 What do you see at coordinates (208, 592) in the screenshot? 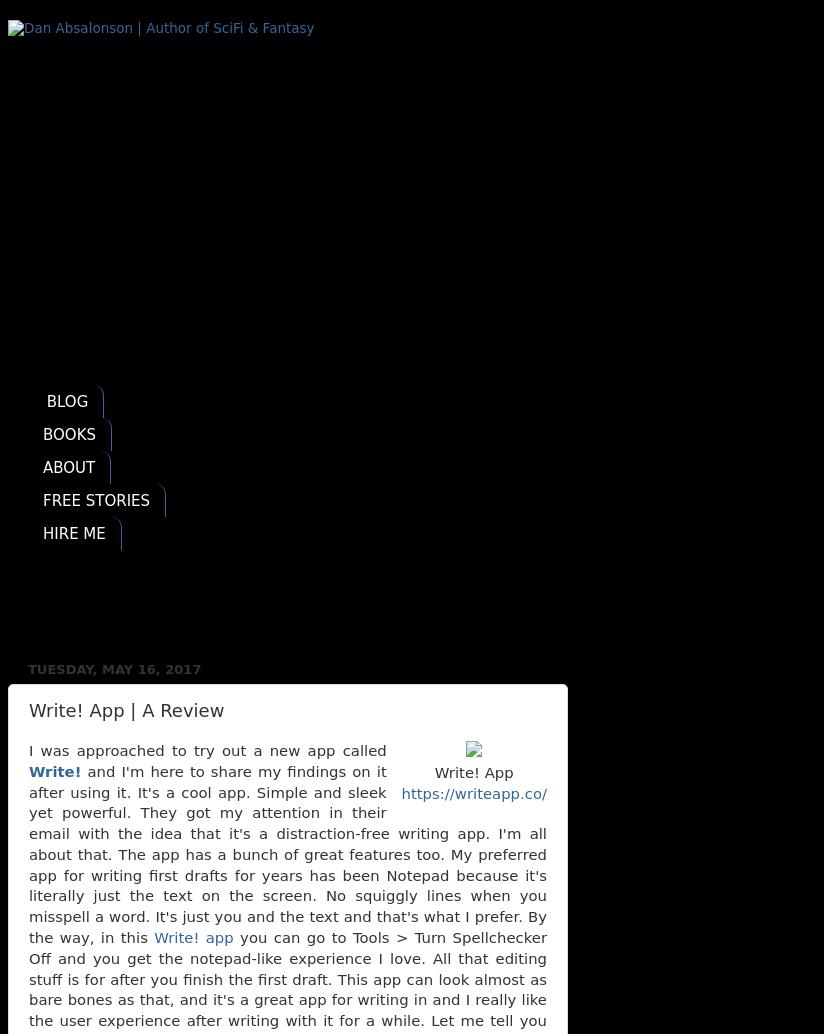
I see `'Listen to my Short Story "The Forest Trail"'` at bounding box center [208, 592].